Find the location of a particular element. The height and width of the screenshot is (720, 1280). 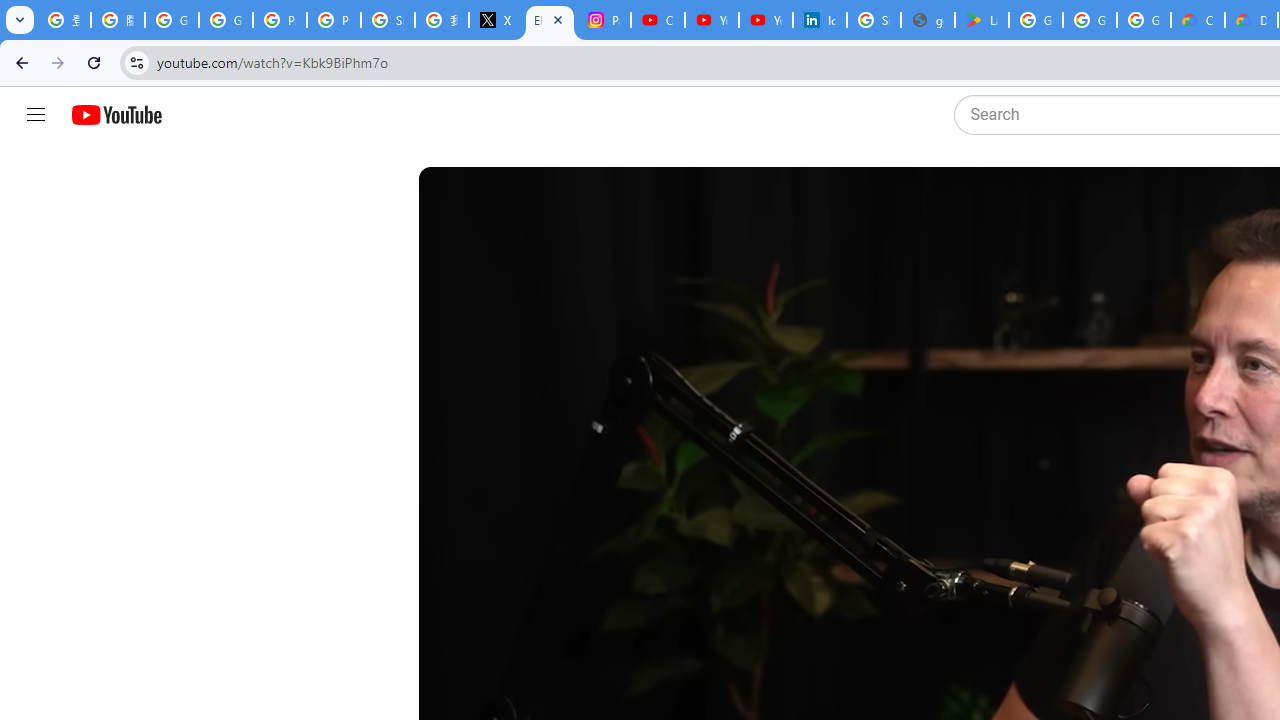

'YouTube Home' is located at coordinates (115, 115).